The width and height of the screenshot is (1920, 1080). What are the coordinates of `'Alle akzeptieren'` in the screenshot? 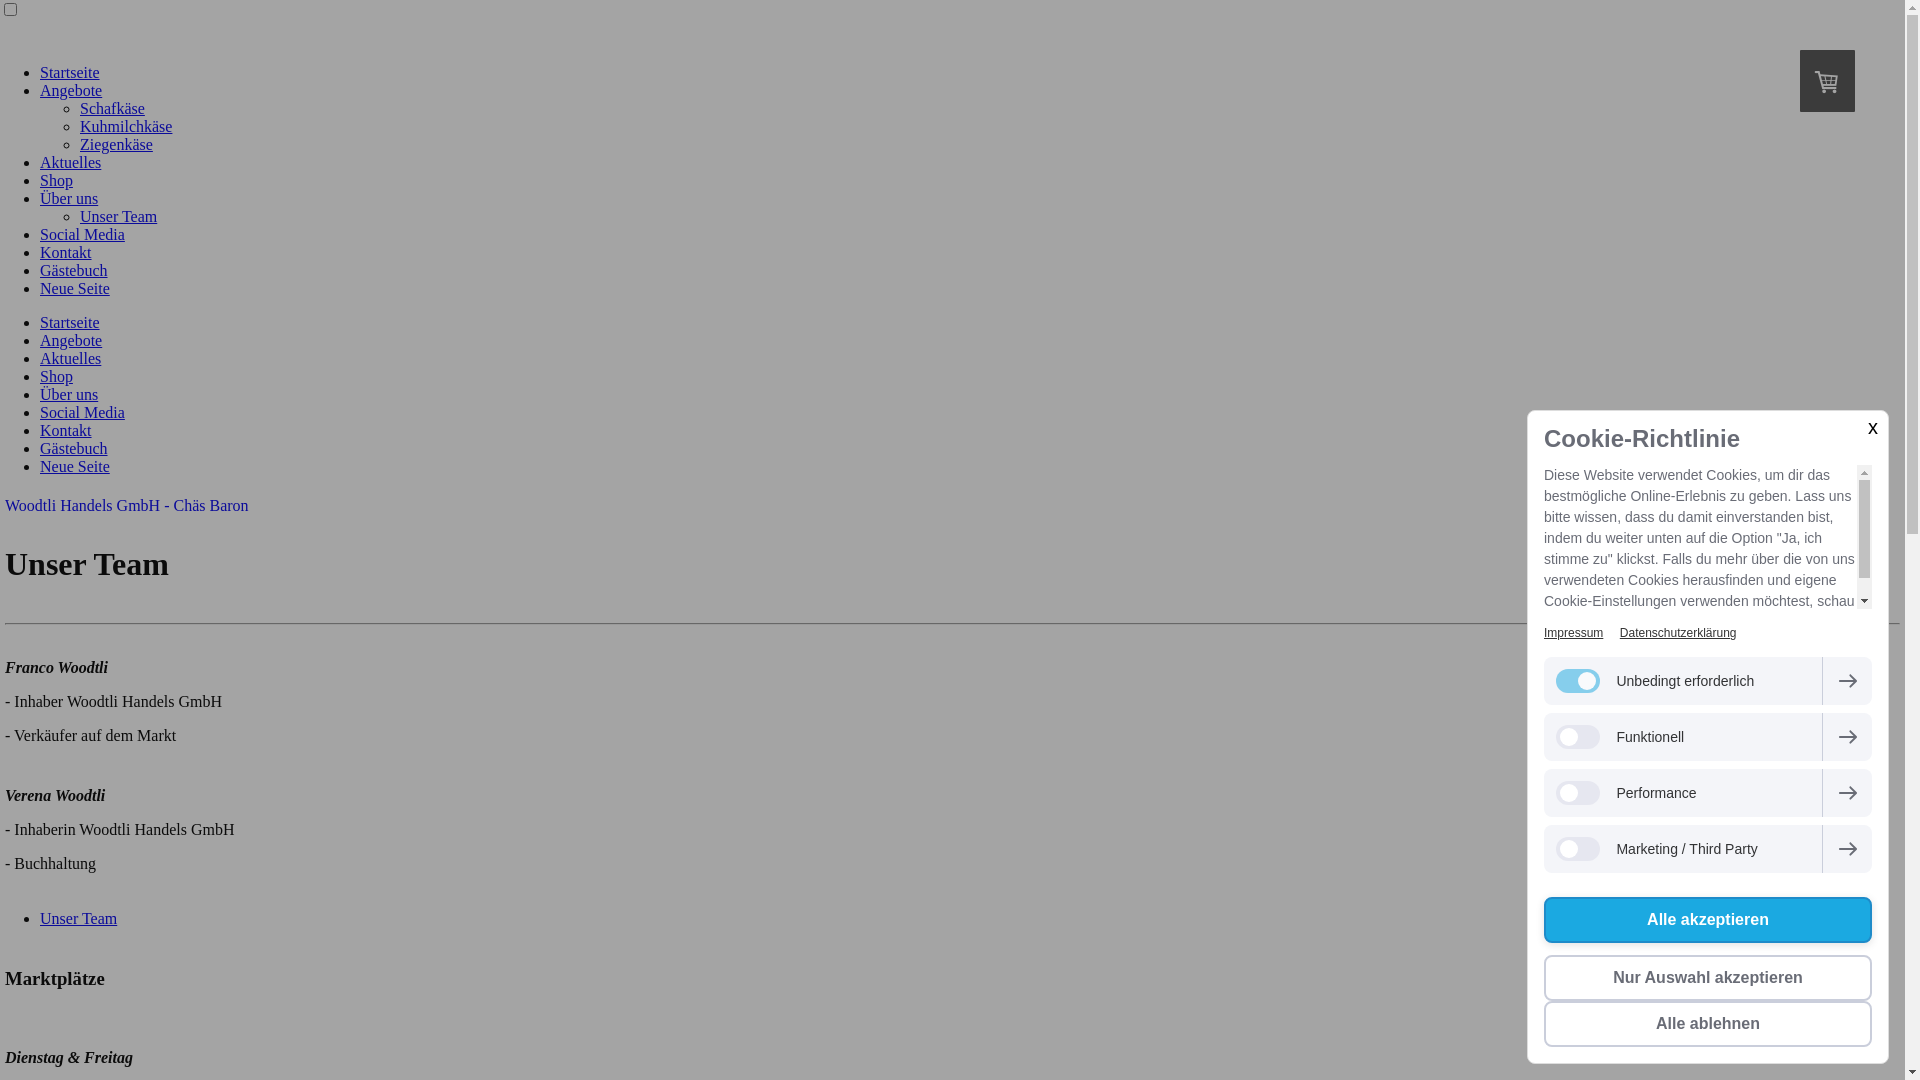 It's located at (1707, 920).